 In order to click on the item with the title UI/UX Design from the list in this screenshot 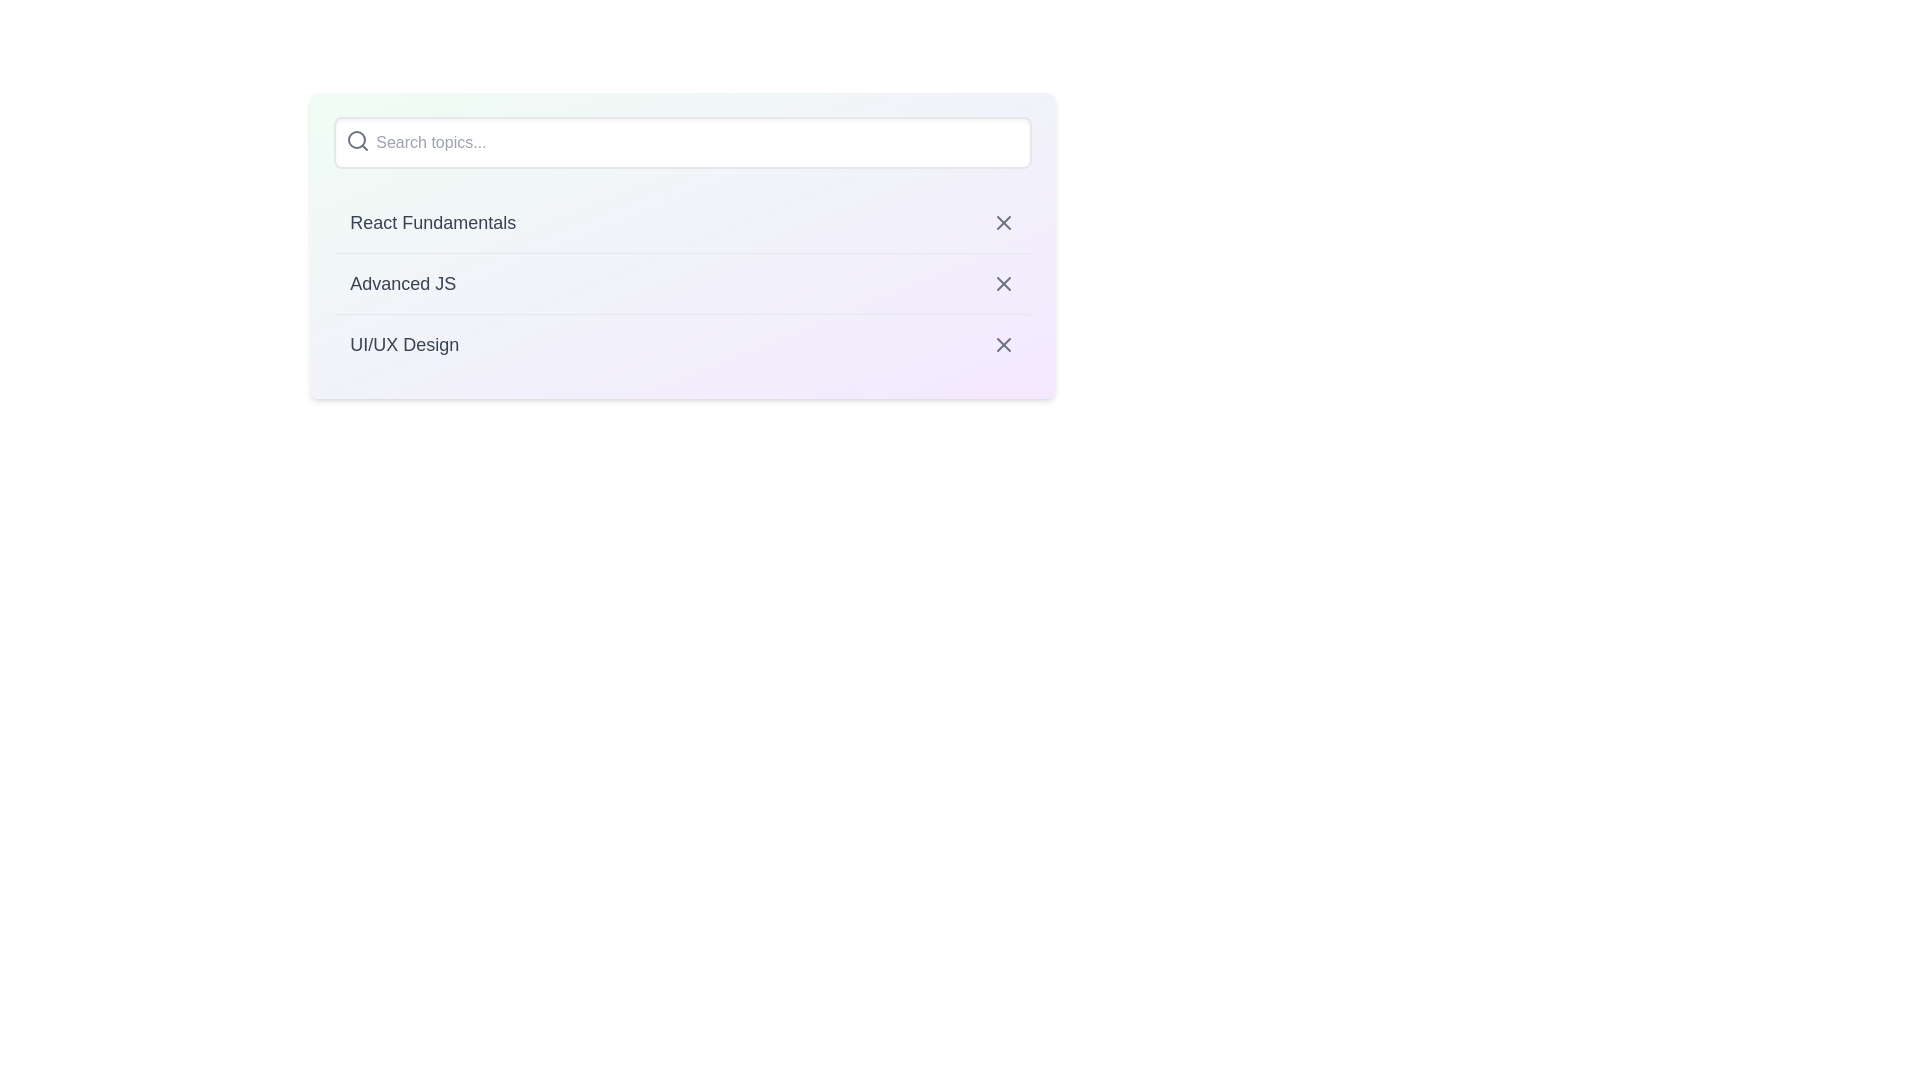, I will do `click(682, 343)`.